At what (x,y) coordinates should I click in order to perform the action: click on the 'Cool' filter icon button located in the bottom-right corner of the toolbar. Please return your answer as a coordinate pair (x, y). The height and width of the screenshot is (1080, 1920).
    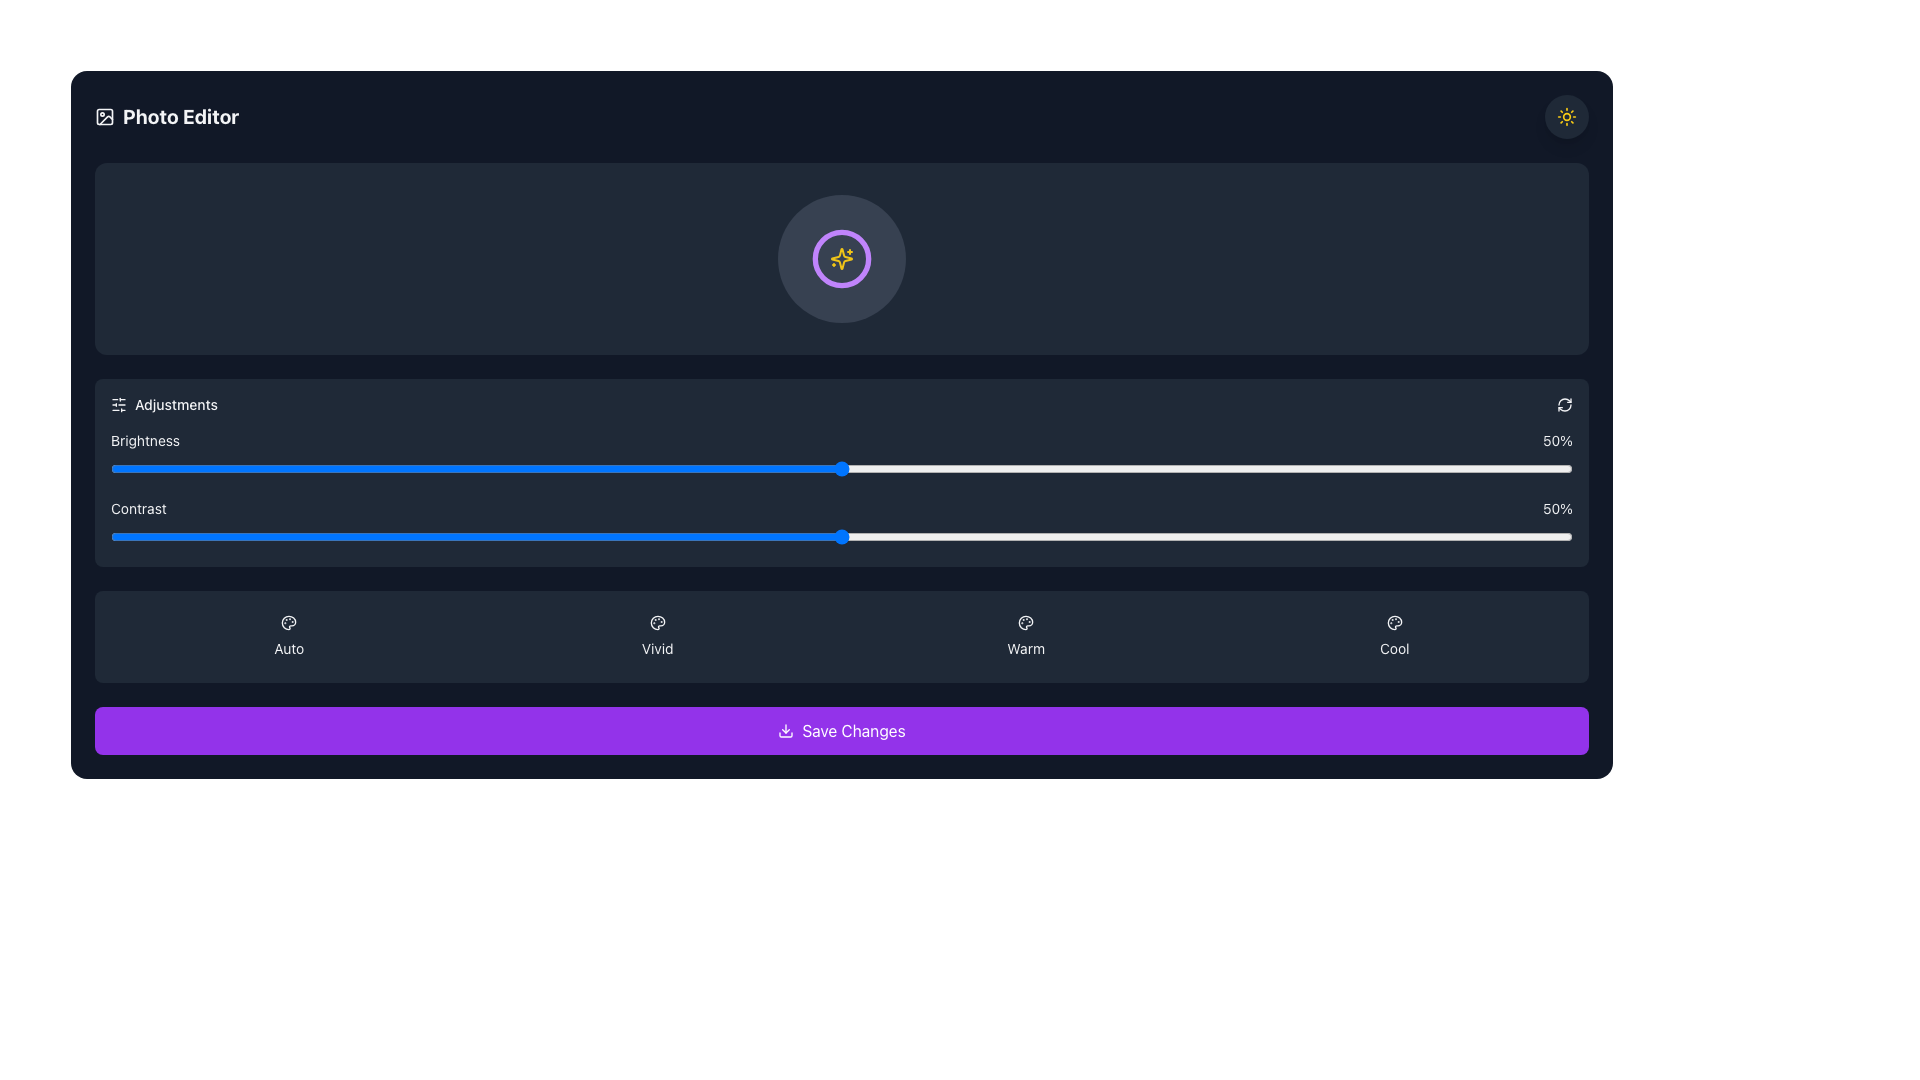
    Looking at the image, I should click on (1393, 622).